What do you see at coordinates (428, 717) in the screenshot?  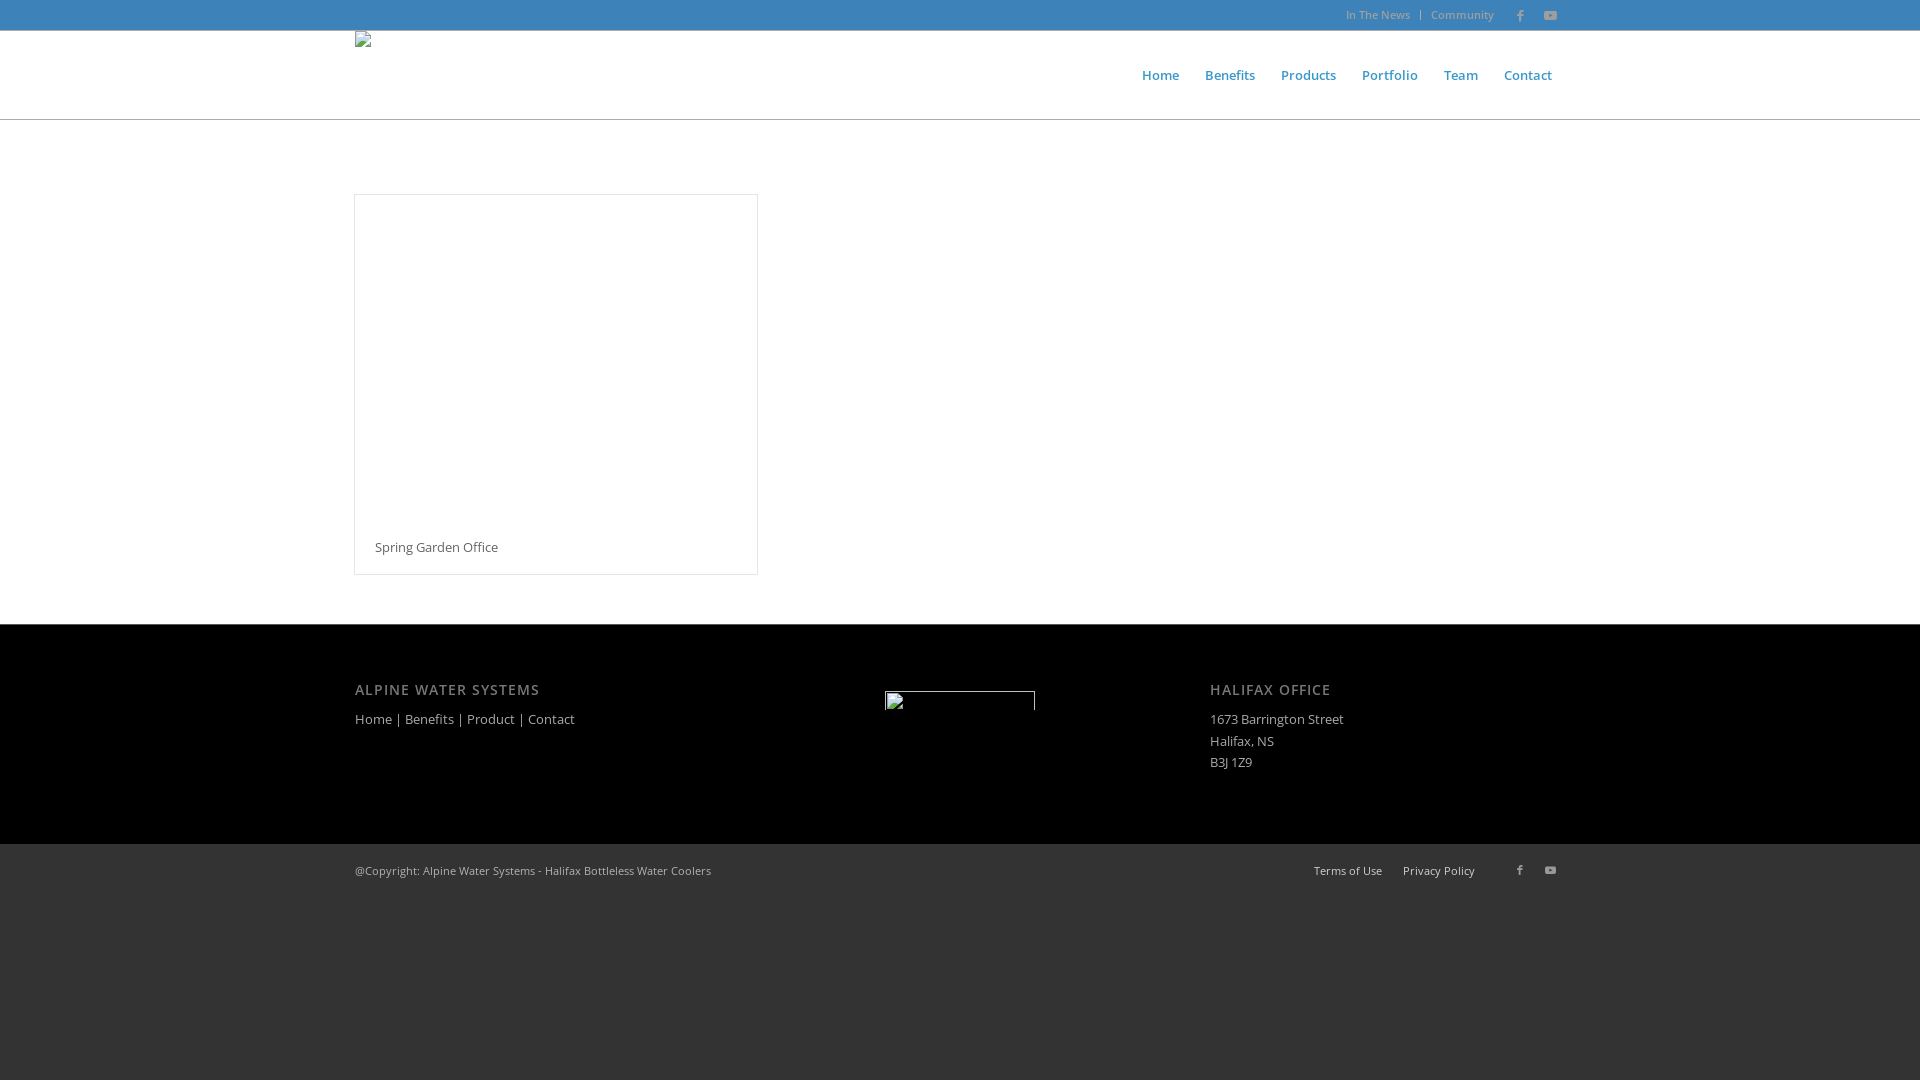 I see `'Benefits'` at bounding box center [428, 717].